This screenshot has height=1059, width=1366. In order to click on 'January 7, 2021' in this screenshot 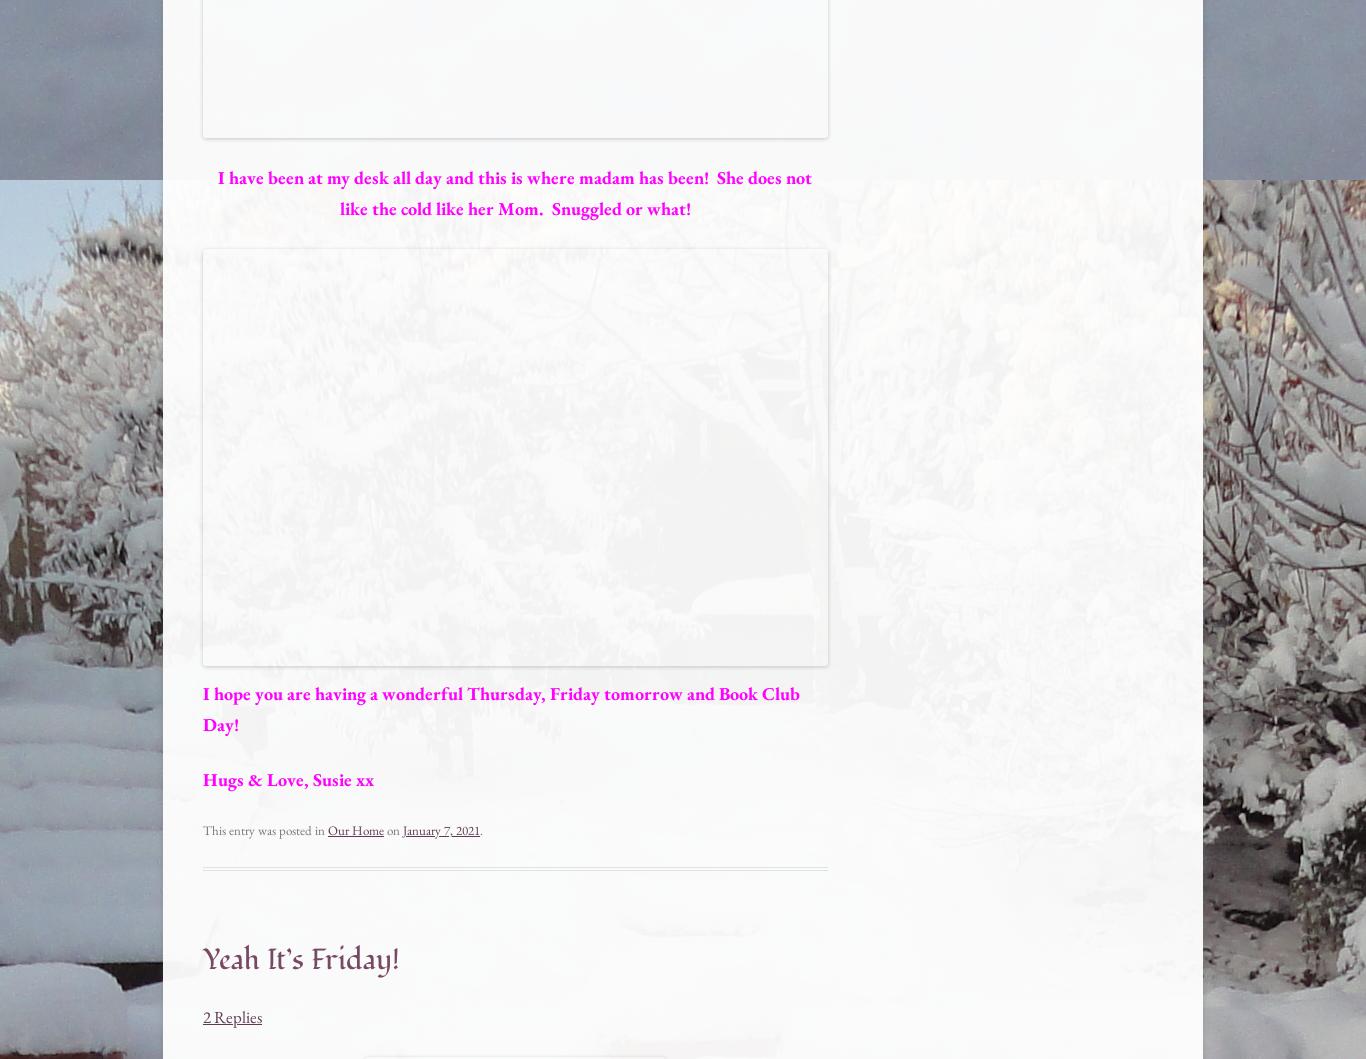, I will do `click(401, 829)`.